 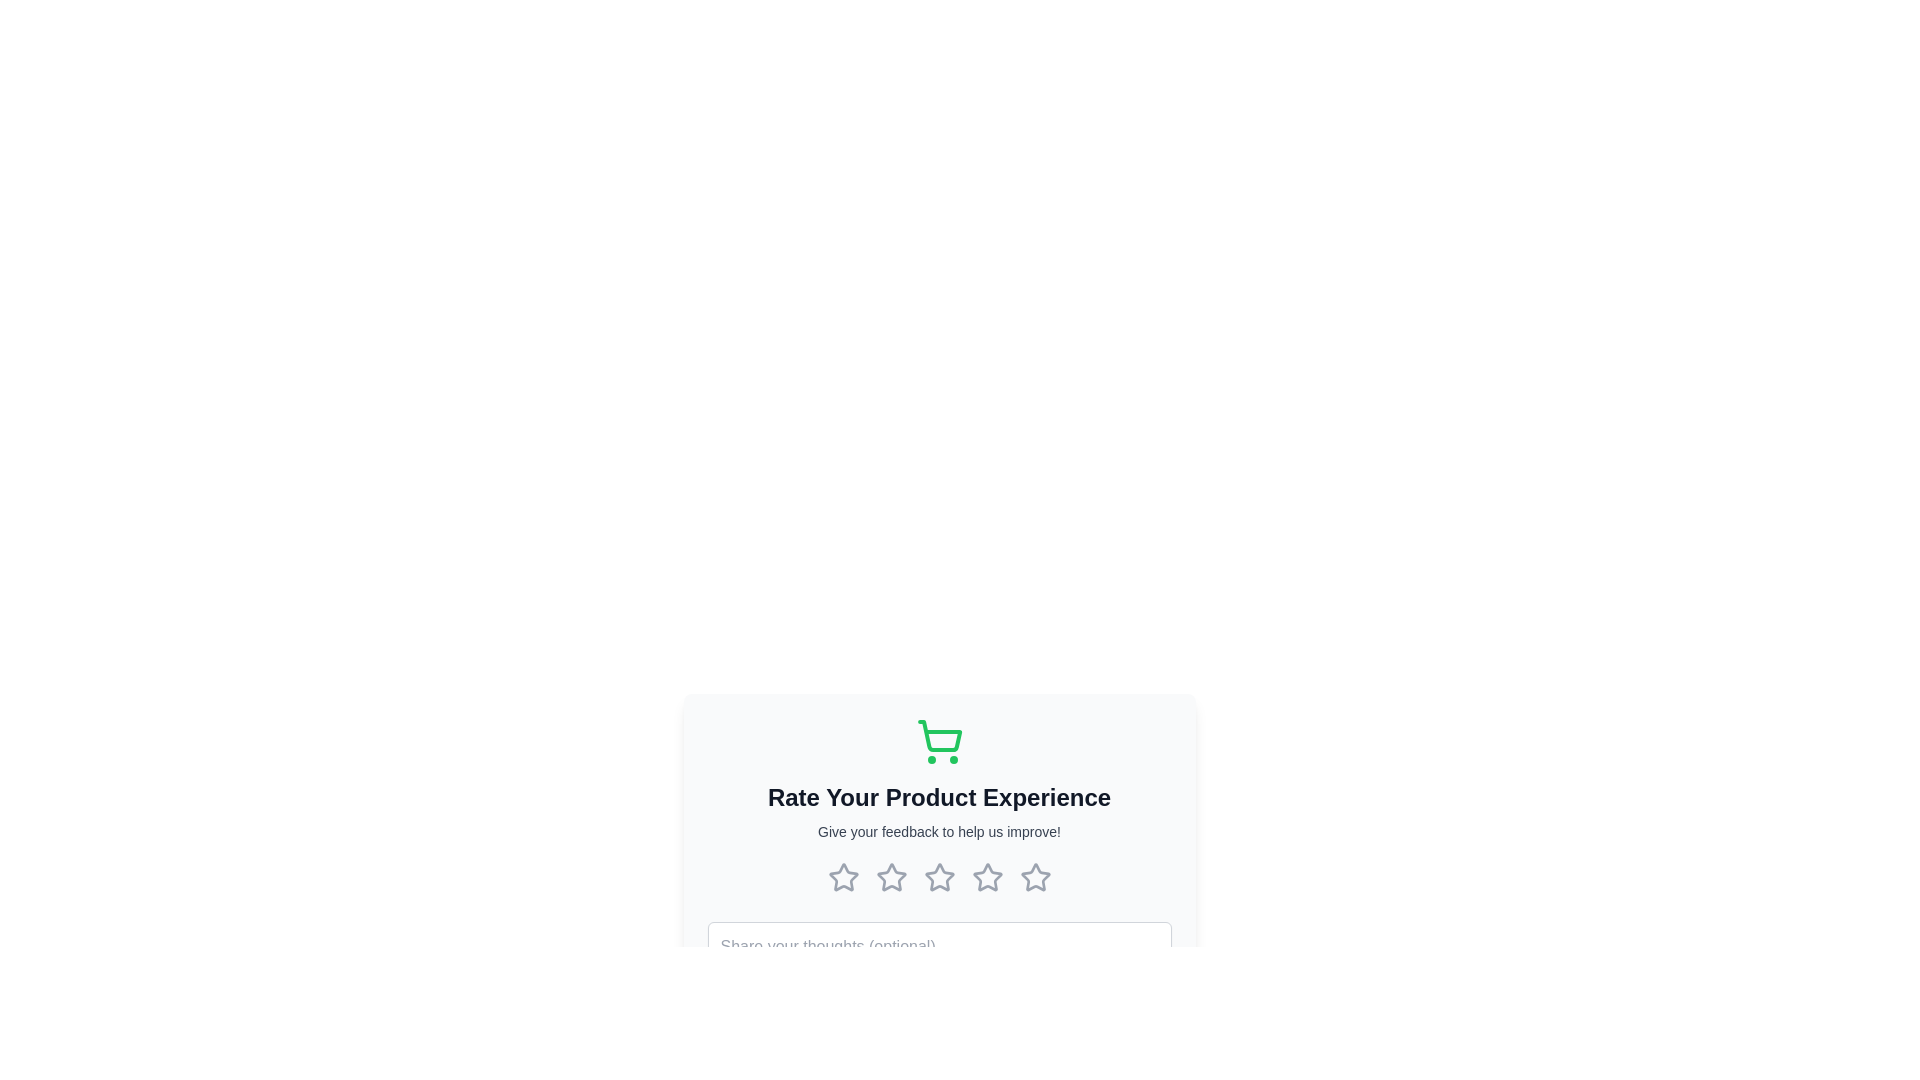 What do you see at coordinates (843, 877) in the screenshot?
I see `the first star rating icon in the 'Rate Your Product Experience' section` at bounding box center [843, 877].